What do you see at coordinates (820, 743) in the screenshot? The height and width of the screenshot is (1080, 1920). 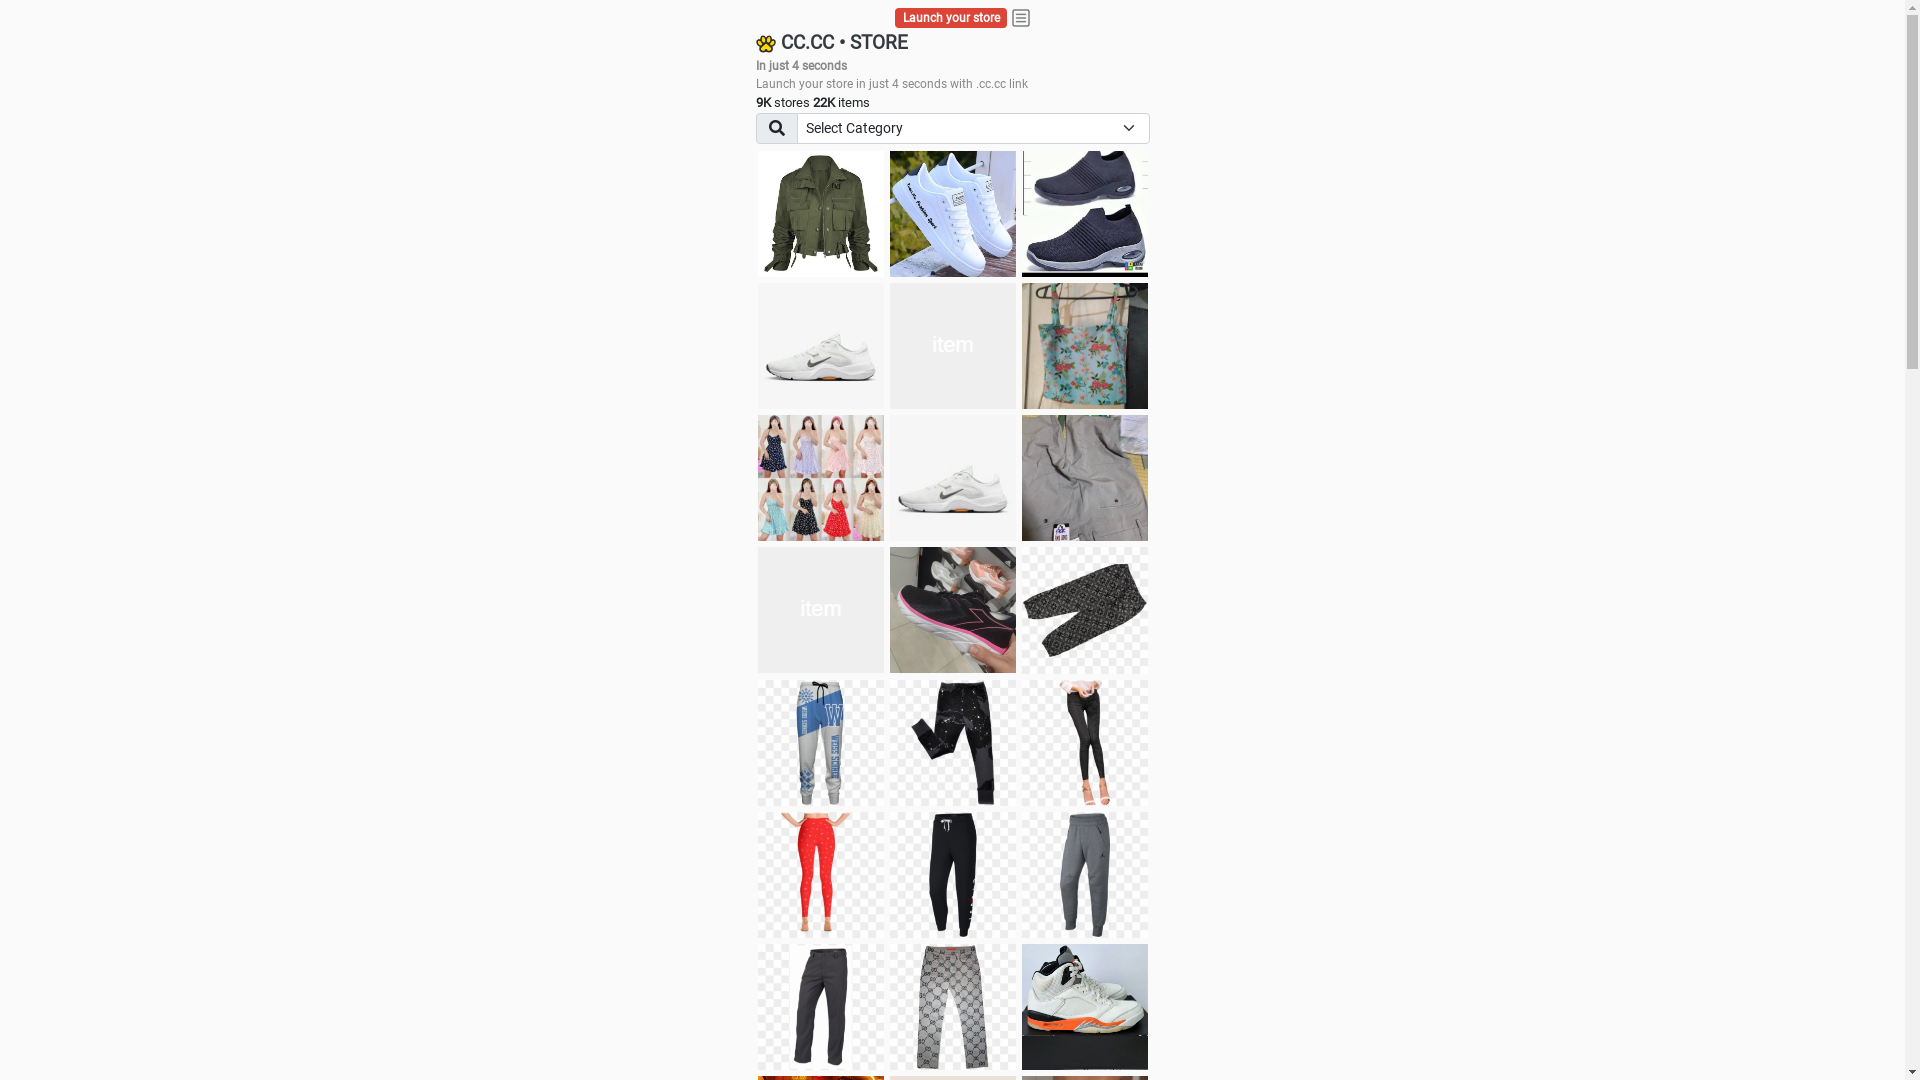 I see `'Pant'` at bounding box center [820, 743].